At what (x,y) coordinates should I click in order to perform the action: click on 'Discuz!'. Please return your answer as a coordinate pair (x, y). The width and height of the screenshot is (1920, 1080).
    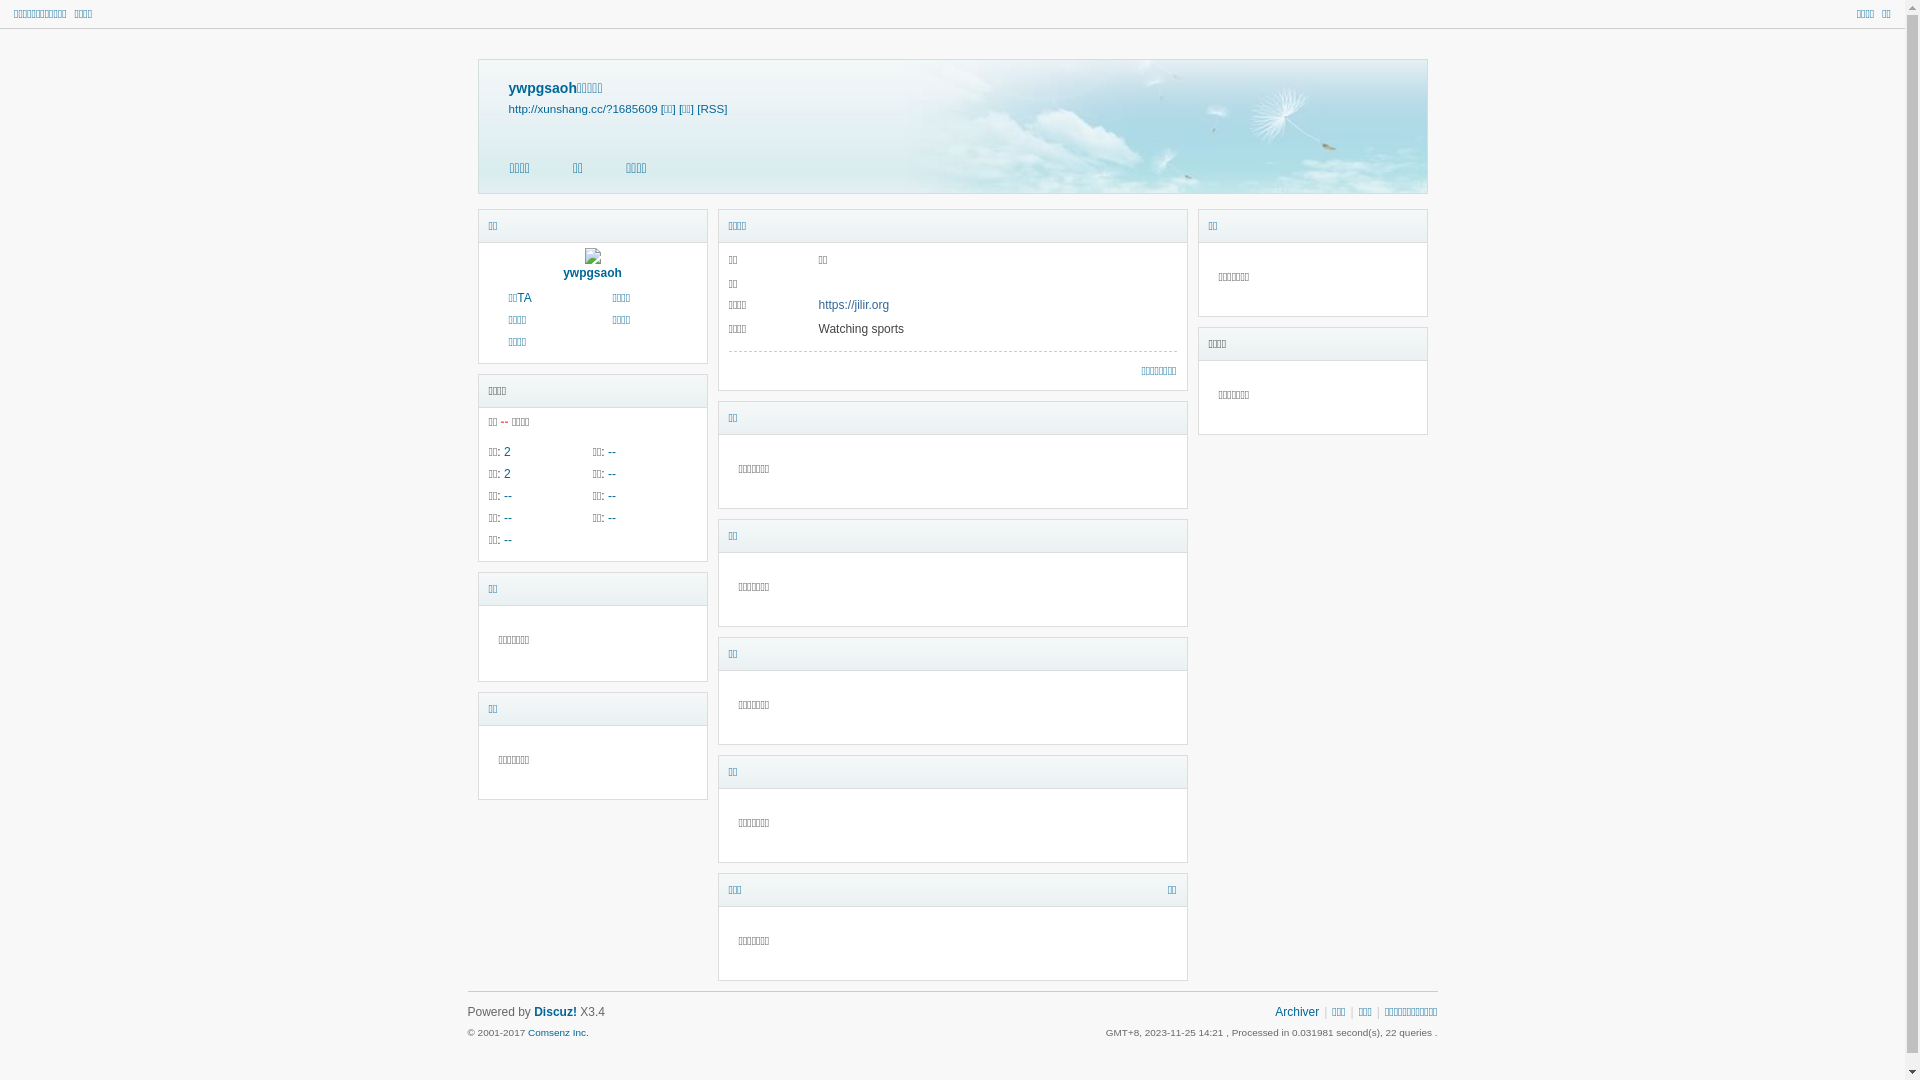
    Looking at the image, I should click on (555, 1011).